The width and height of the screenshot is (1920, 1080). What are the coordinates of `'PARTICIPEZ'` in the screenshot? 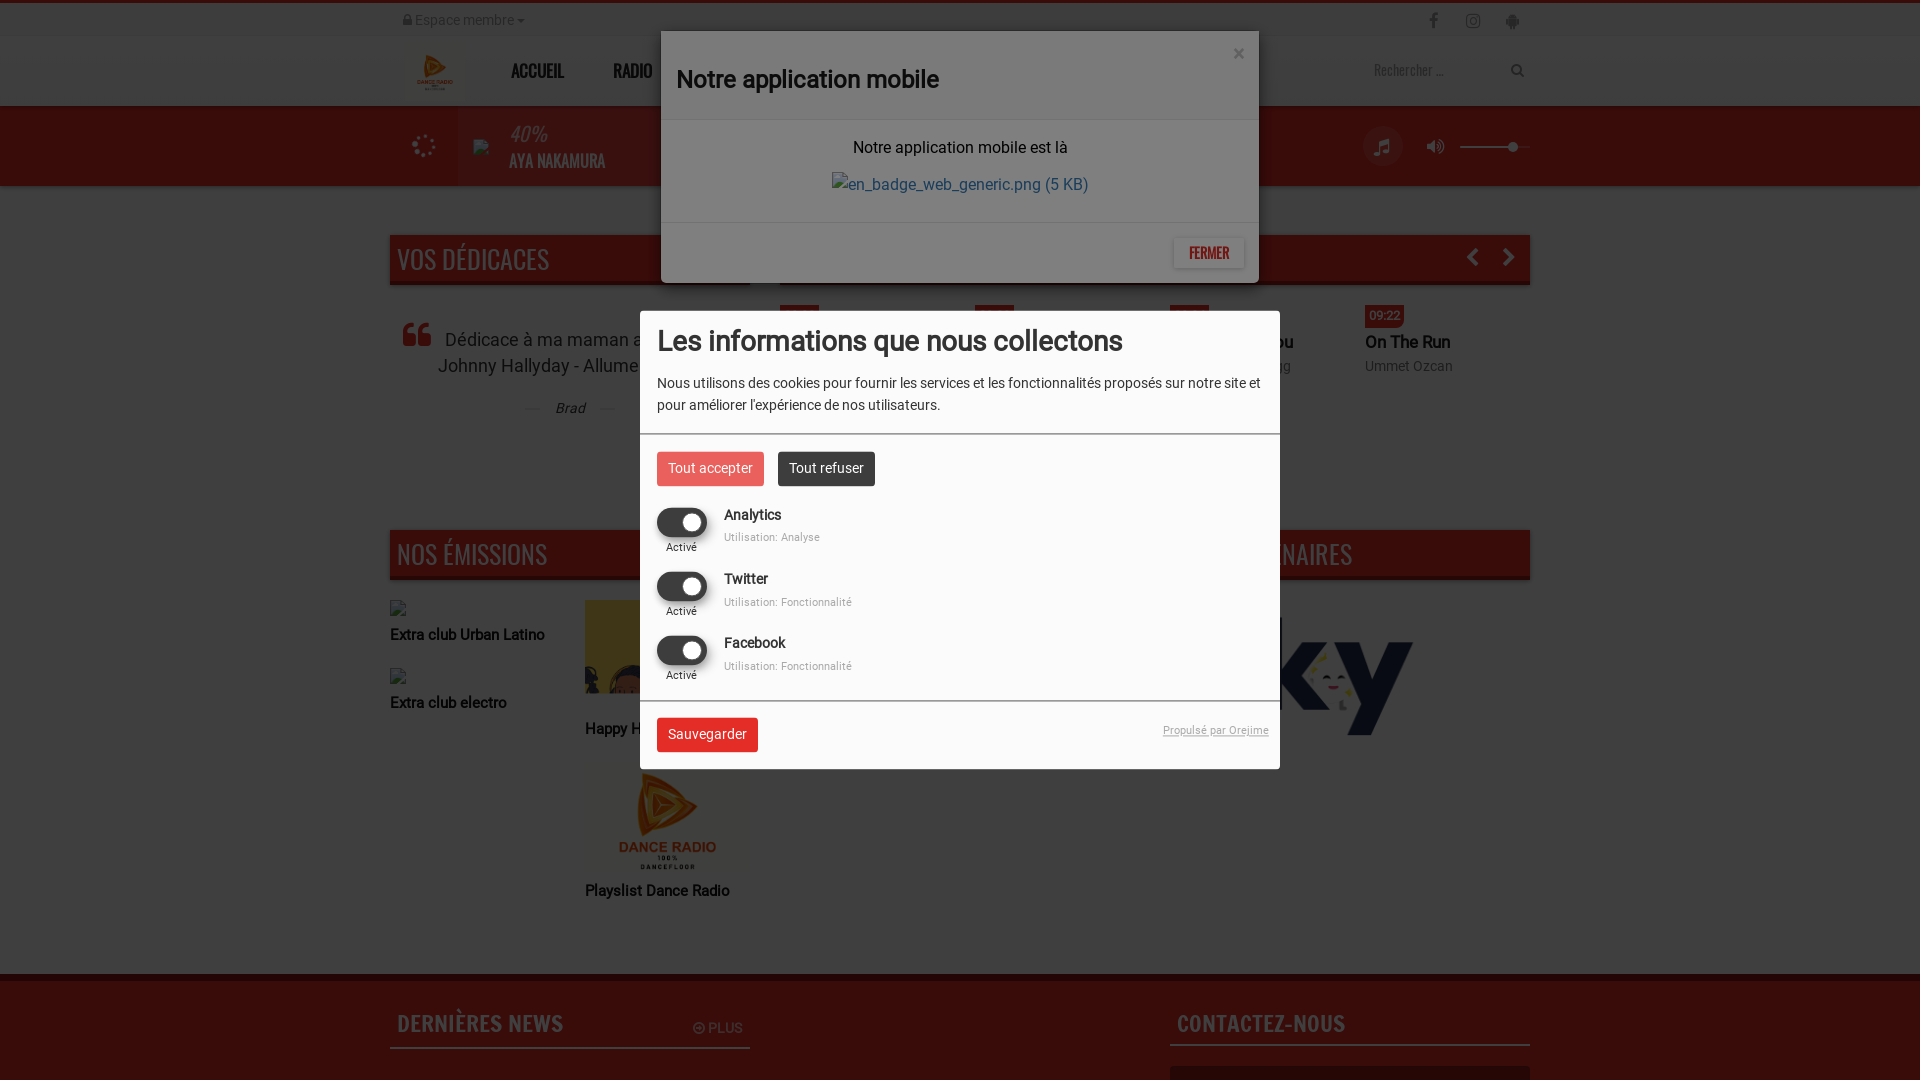 It's located at (992, 69).